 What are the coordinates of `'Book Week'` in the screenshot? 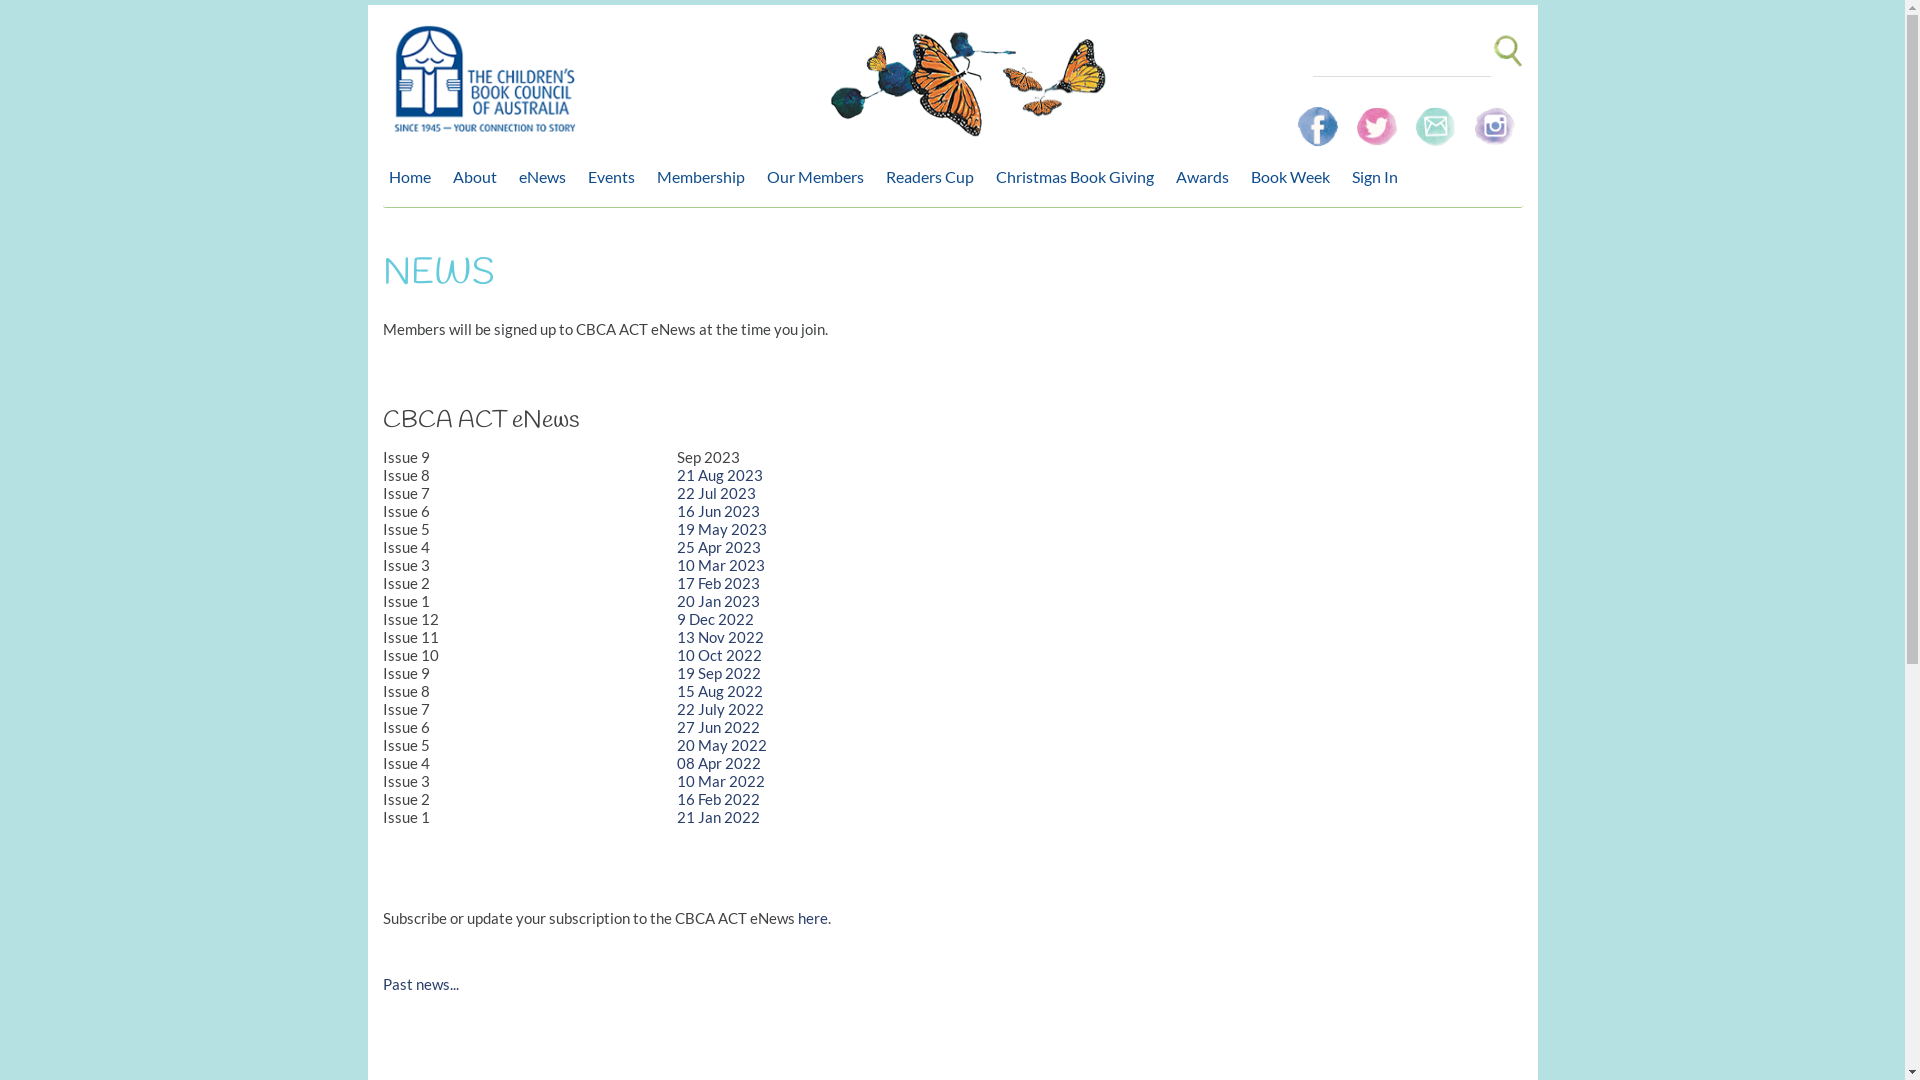 It's located at (1294, 176).